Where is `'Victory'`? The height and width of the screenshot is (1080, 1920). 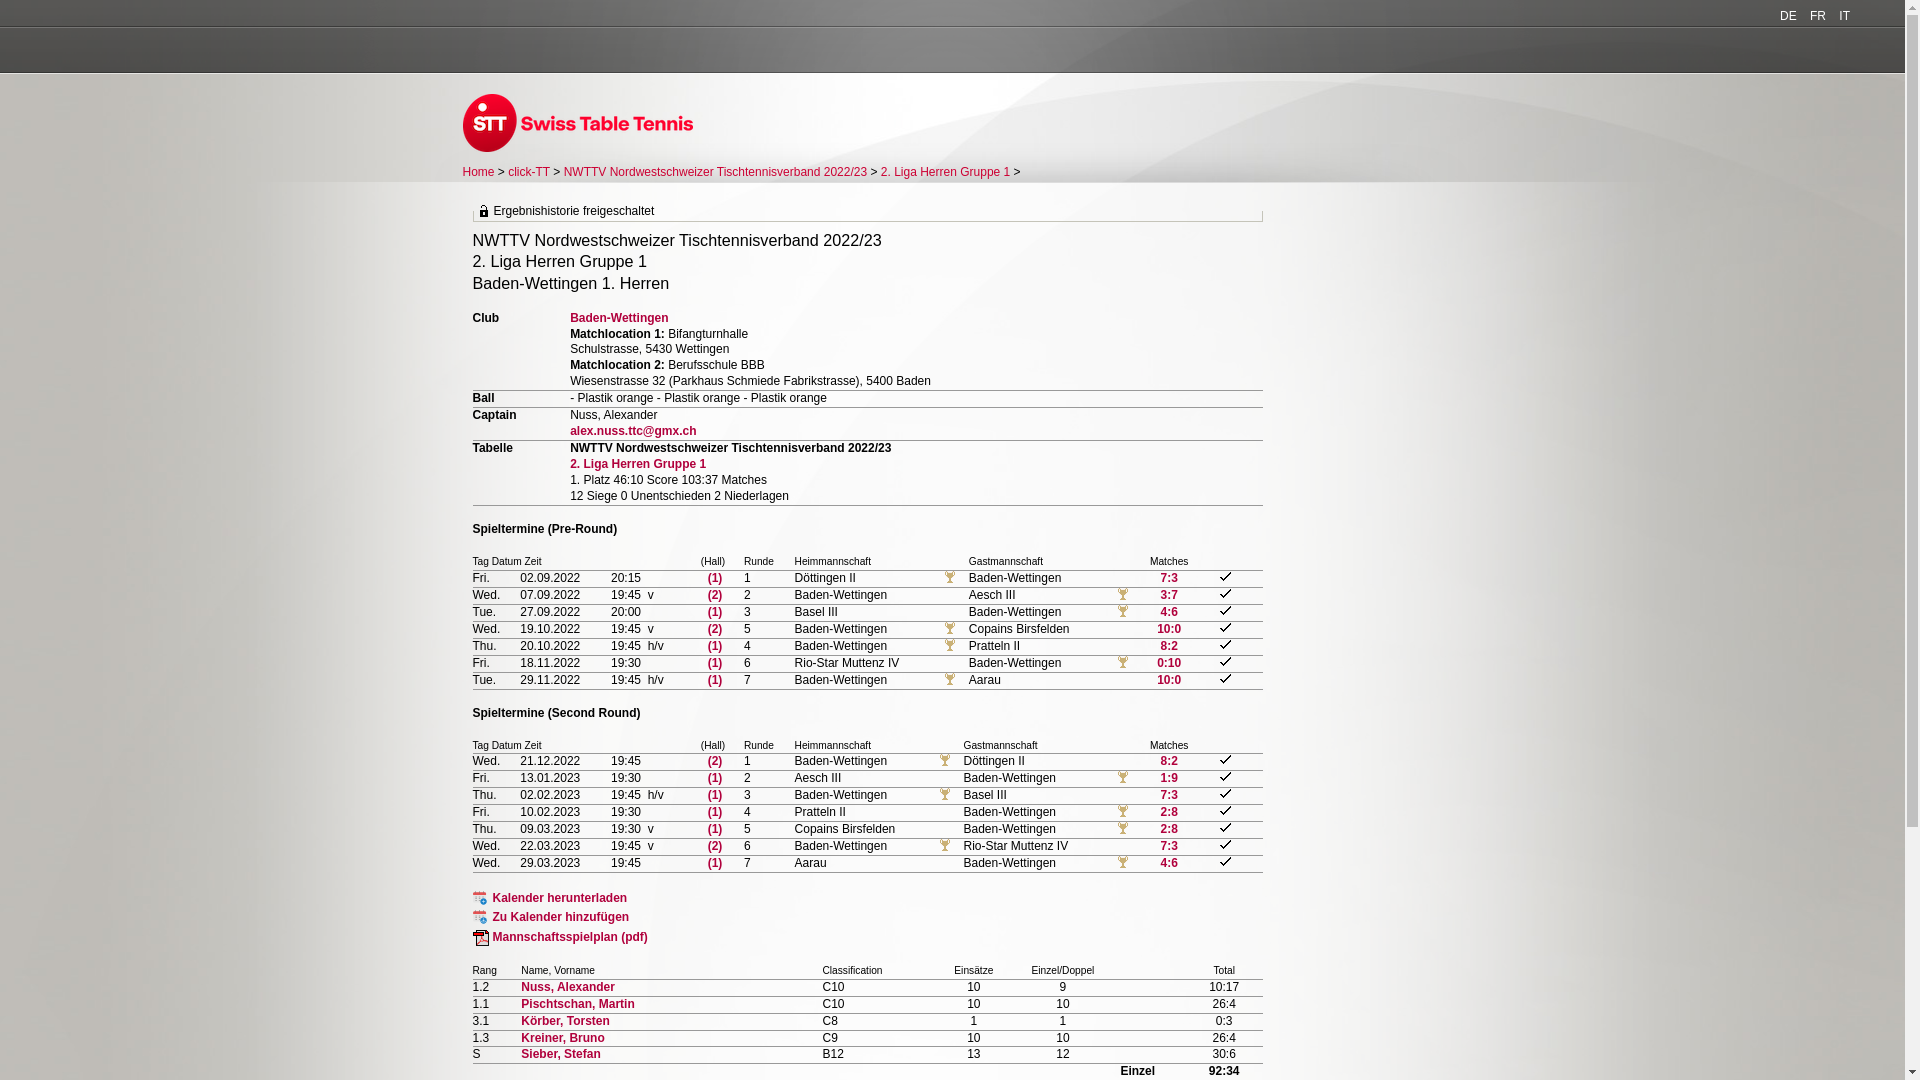
'Victory' is located at coordinates (949, 678).